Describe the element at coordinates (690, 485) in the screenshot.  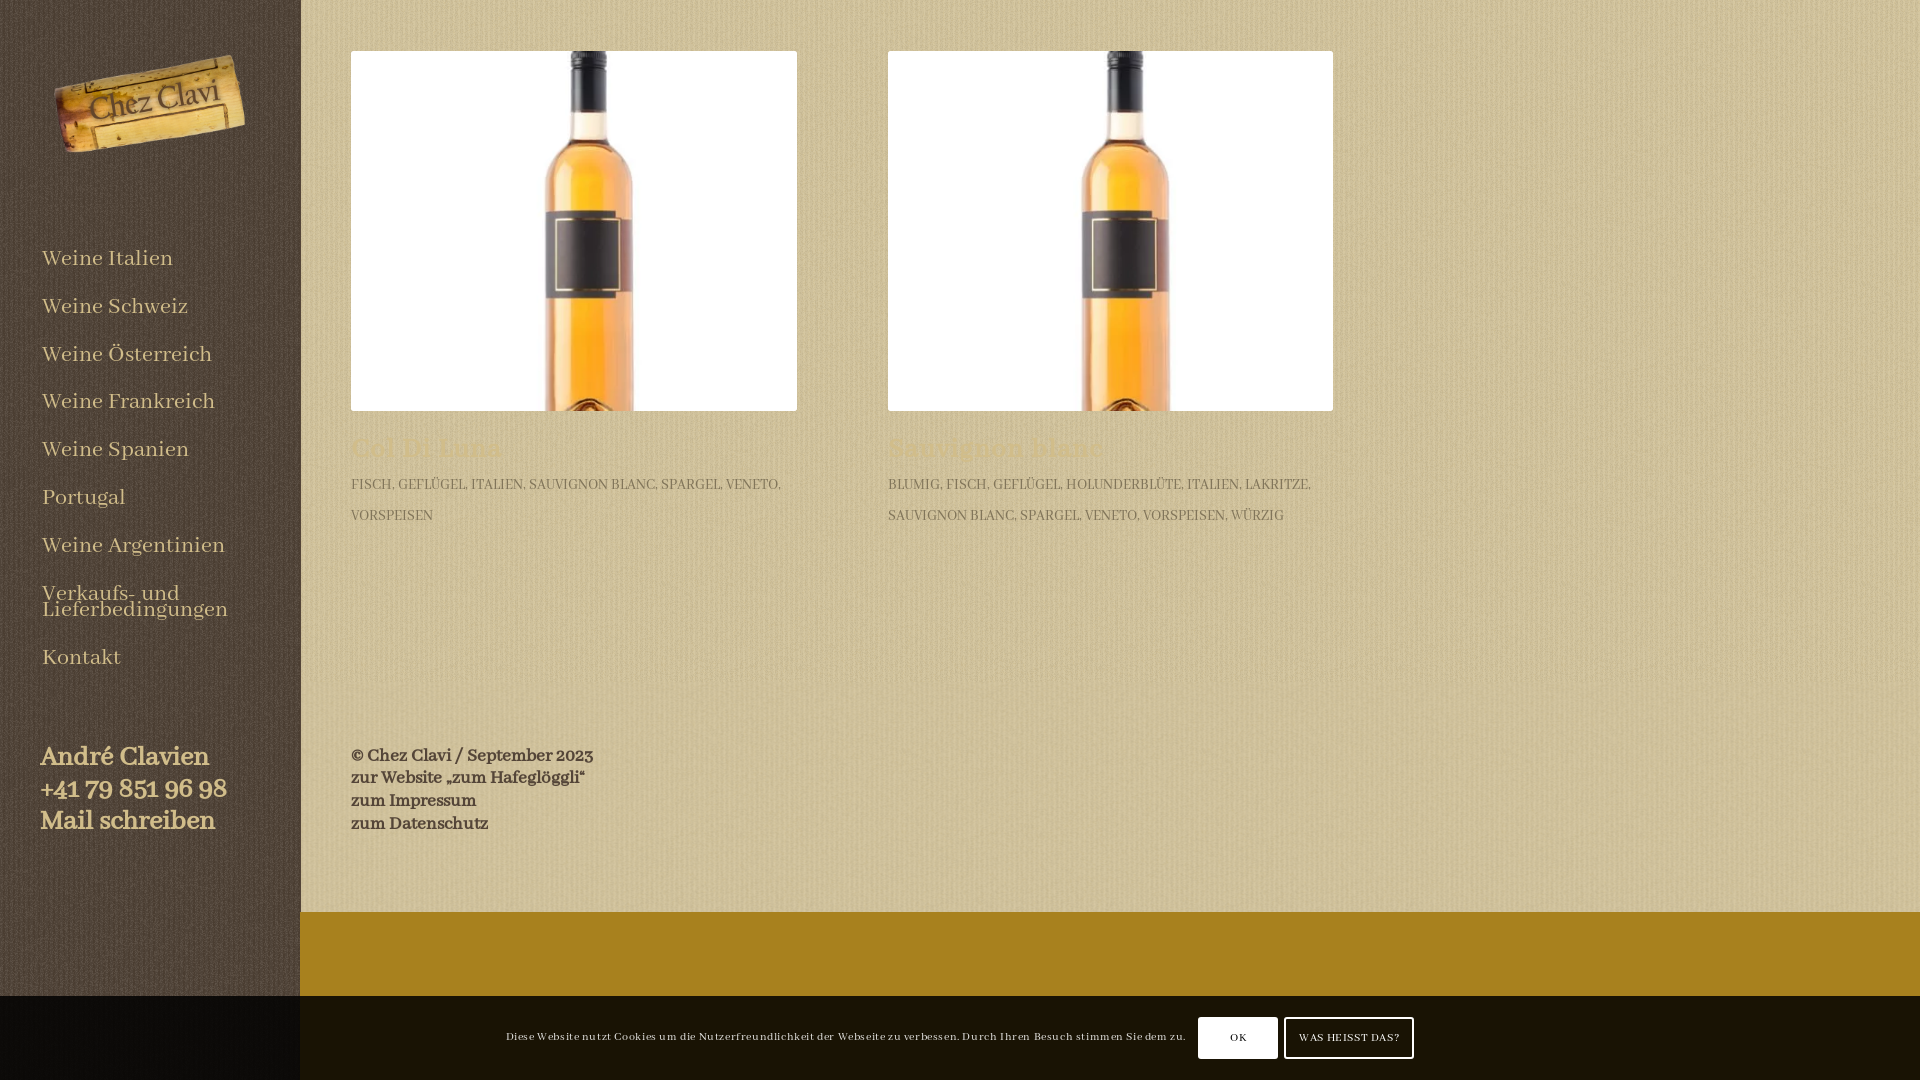
I see `'SPARGEL'` at that location.